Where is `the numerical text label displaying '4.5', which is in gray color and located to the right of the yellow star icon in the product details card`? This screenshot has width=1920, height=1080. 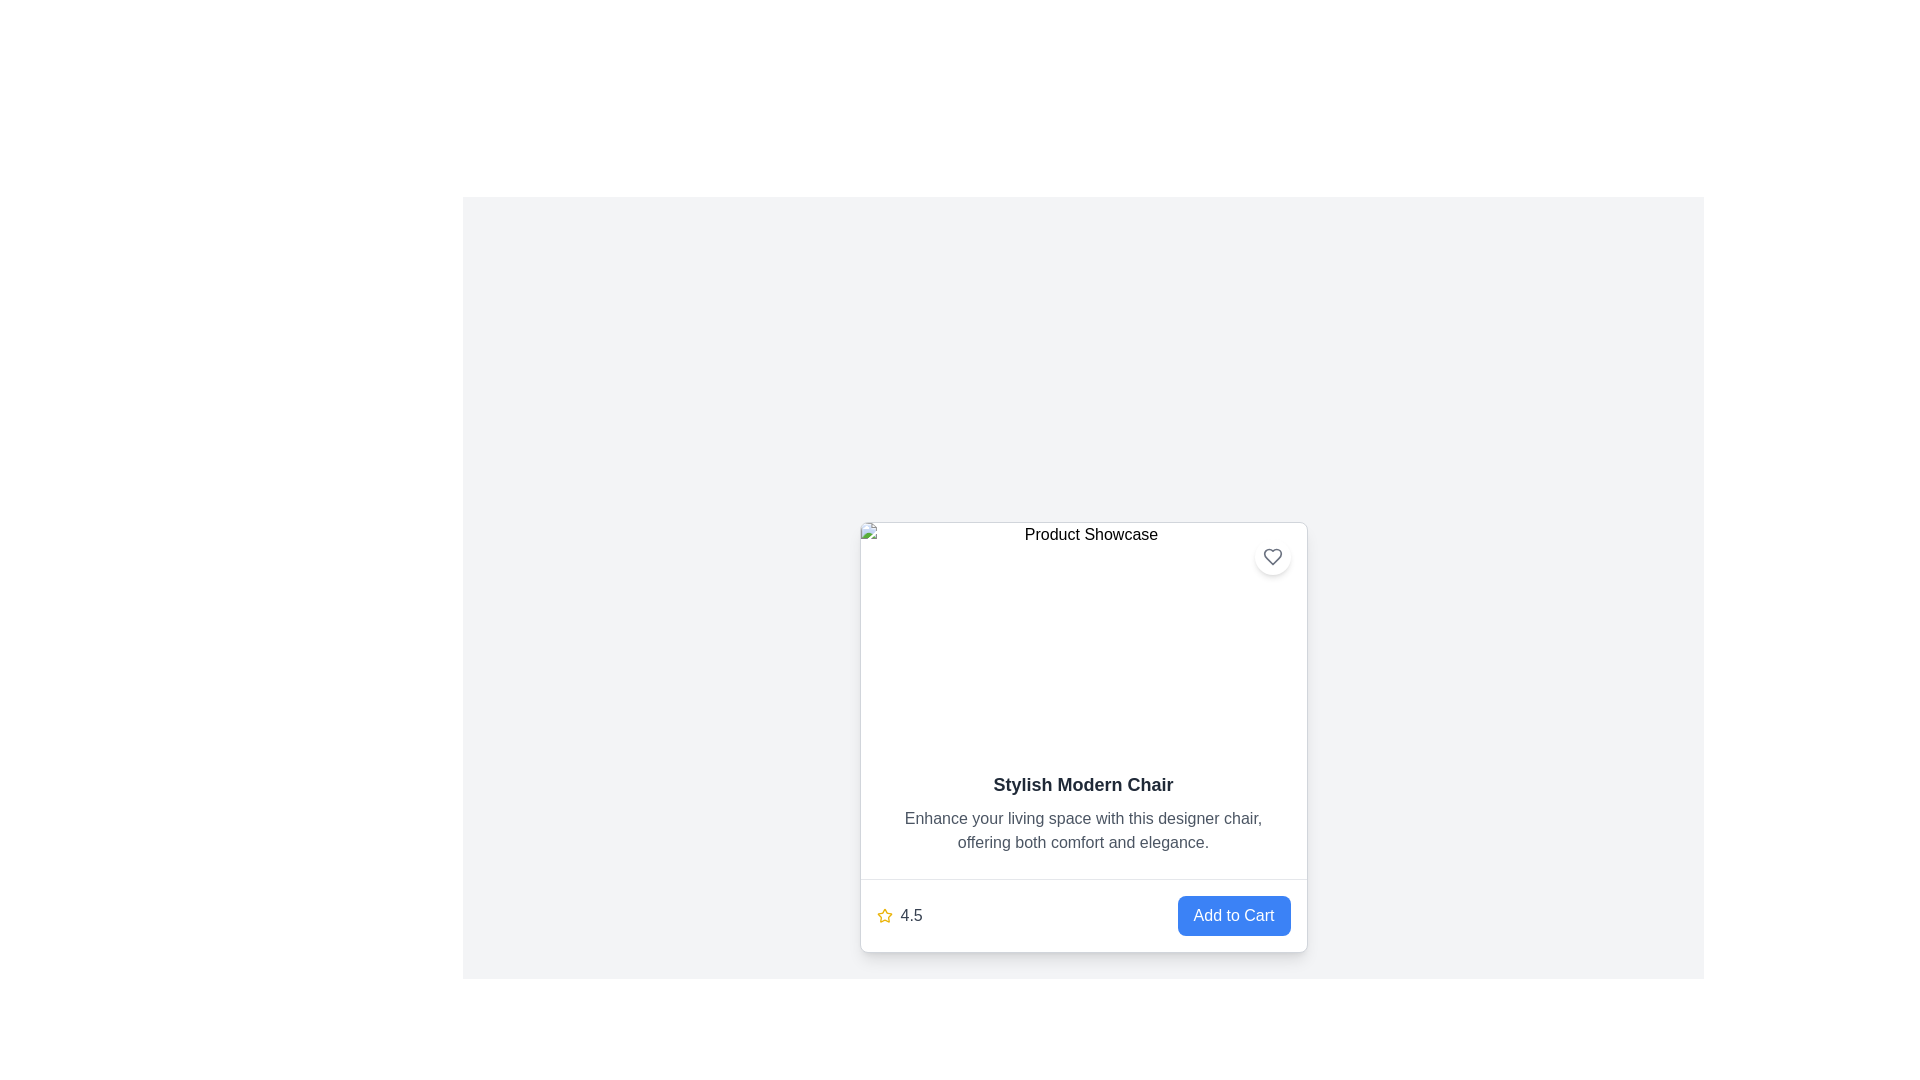 the numerical text label displaying '4.5', which is in gray color and located to the right of the yellow star icon in the product details card is located at coordinates (910, 915).